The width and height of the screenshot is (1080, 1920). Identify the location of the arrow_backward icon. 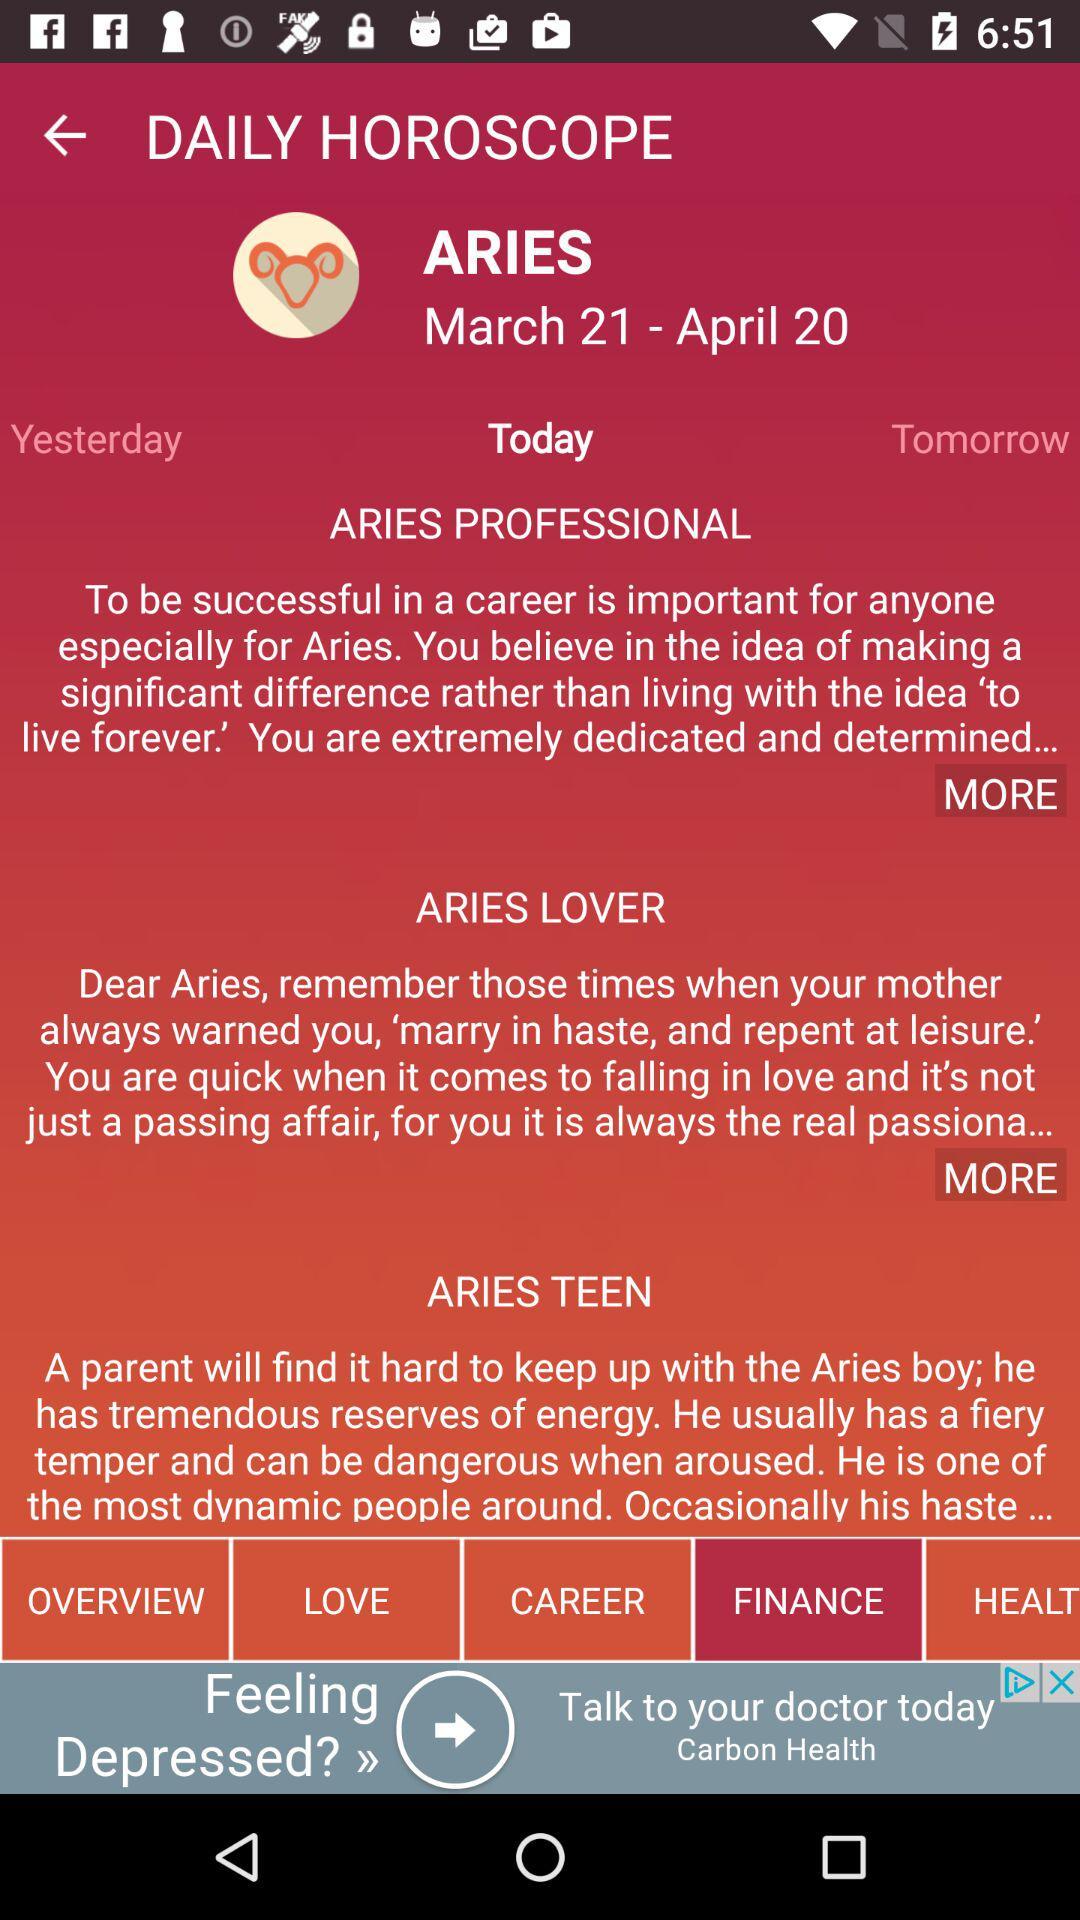
(63, 134).